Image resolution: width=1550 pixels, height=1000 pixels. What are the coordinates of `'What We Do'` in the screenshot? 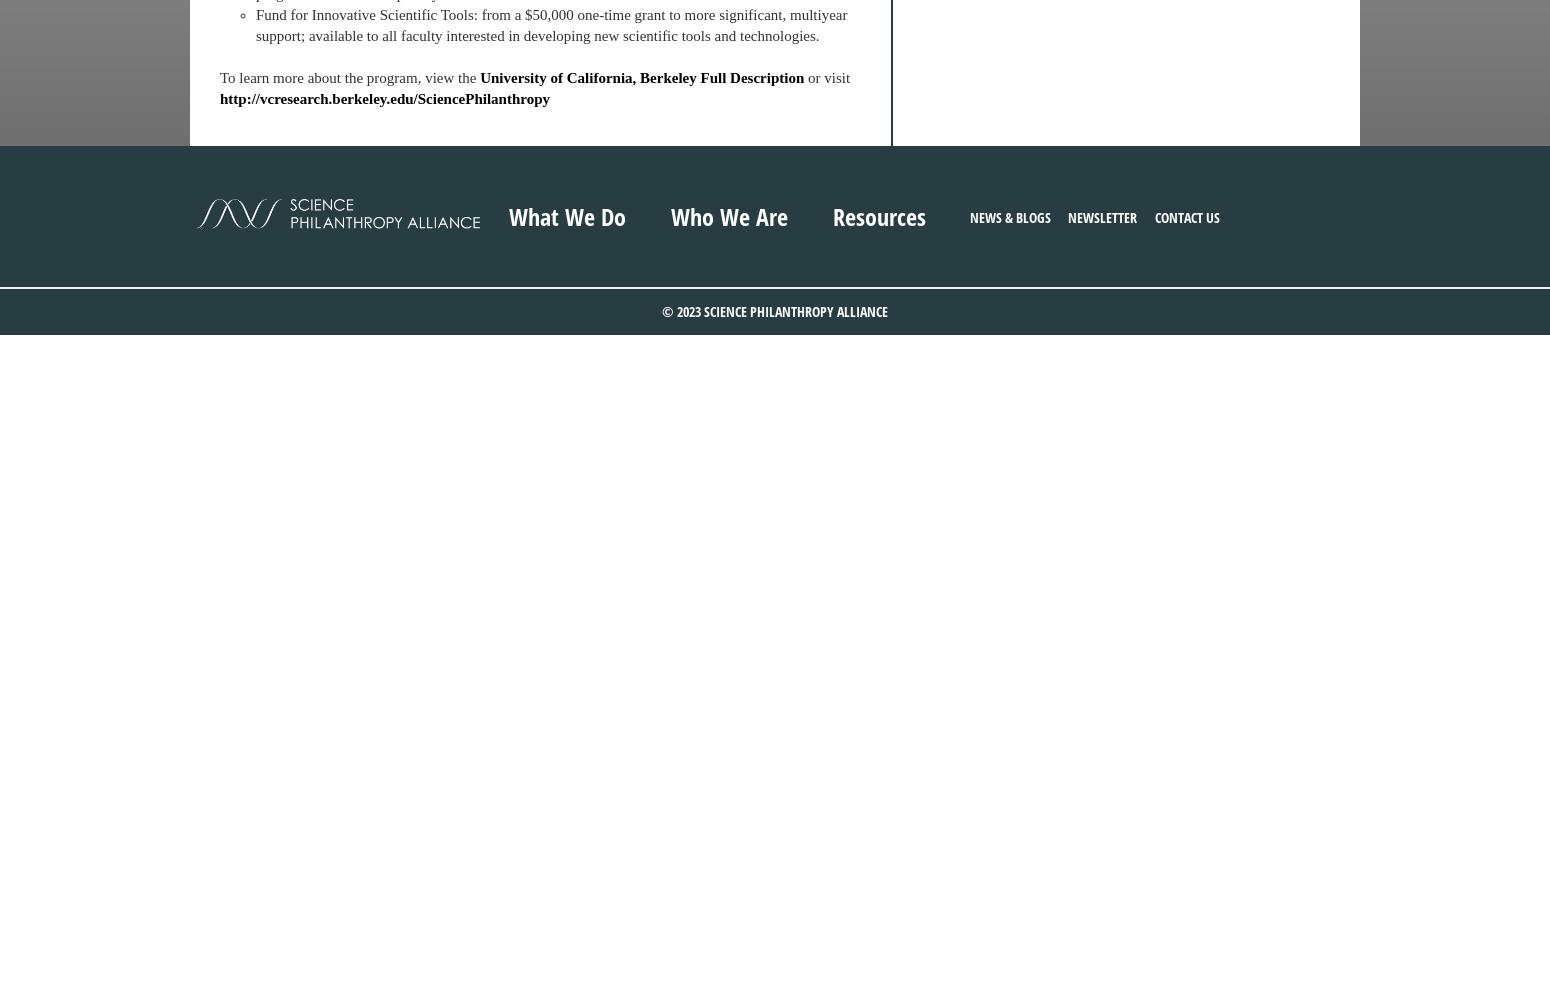 It's located at (567, 214).